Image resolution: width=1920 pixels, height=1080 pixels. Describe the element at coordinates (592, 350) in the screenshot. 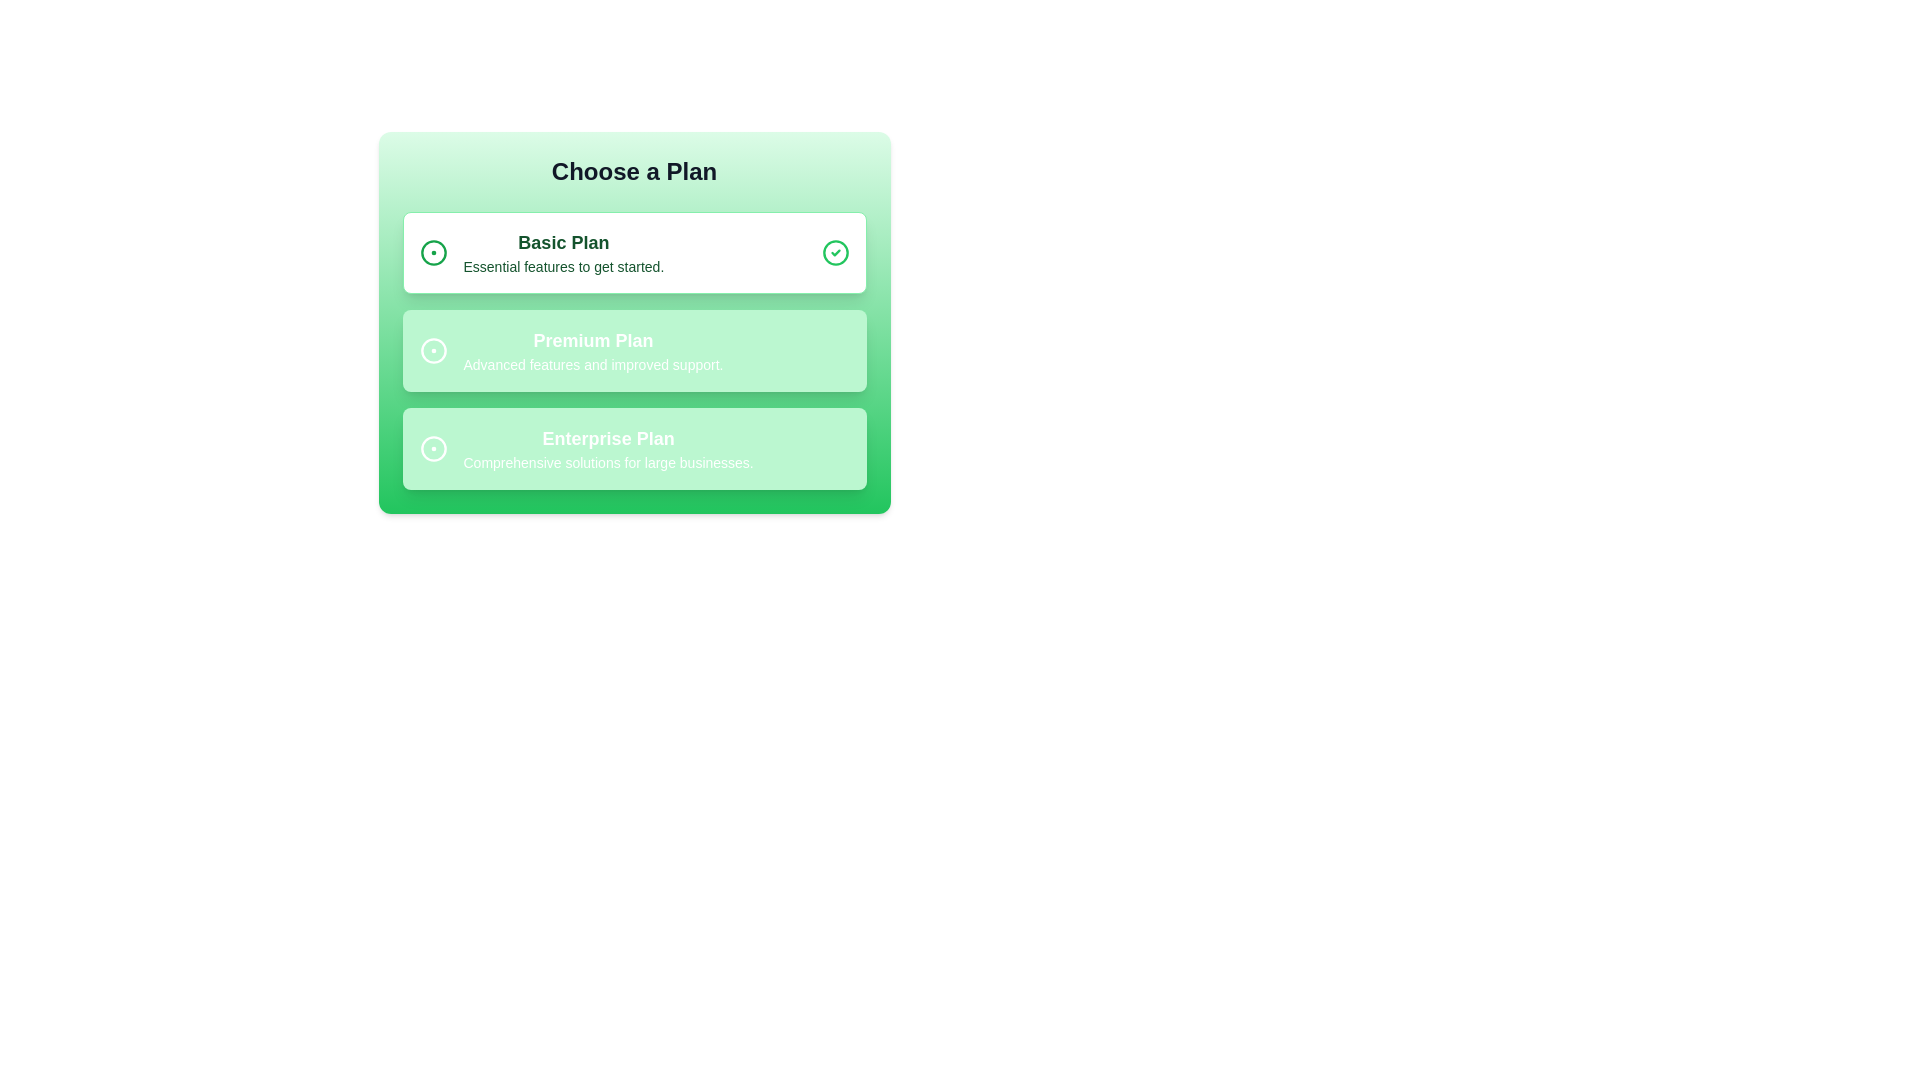

I see `text display located within the highlighted option card labeled 'Premium Plan', which provides details about its features` at that location.